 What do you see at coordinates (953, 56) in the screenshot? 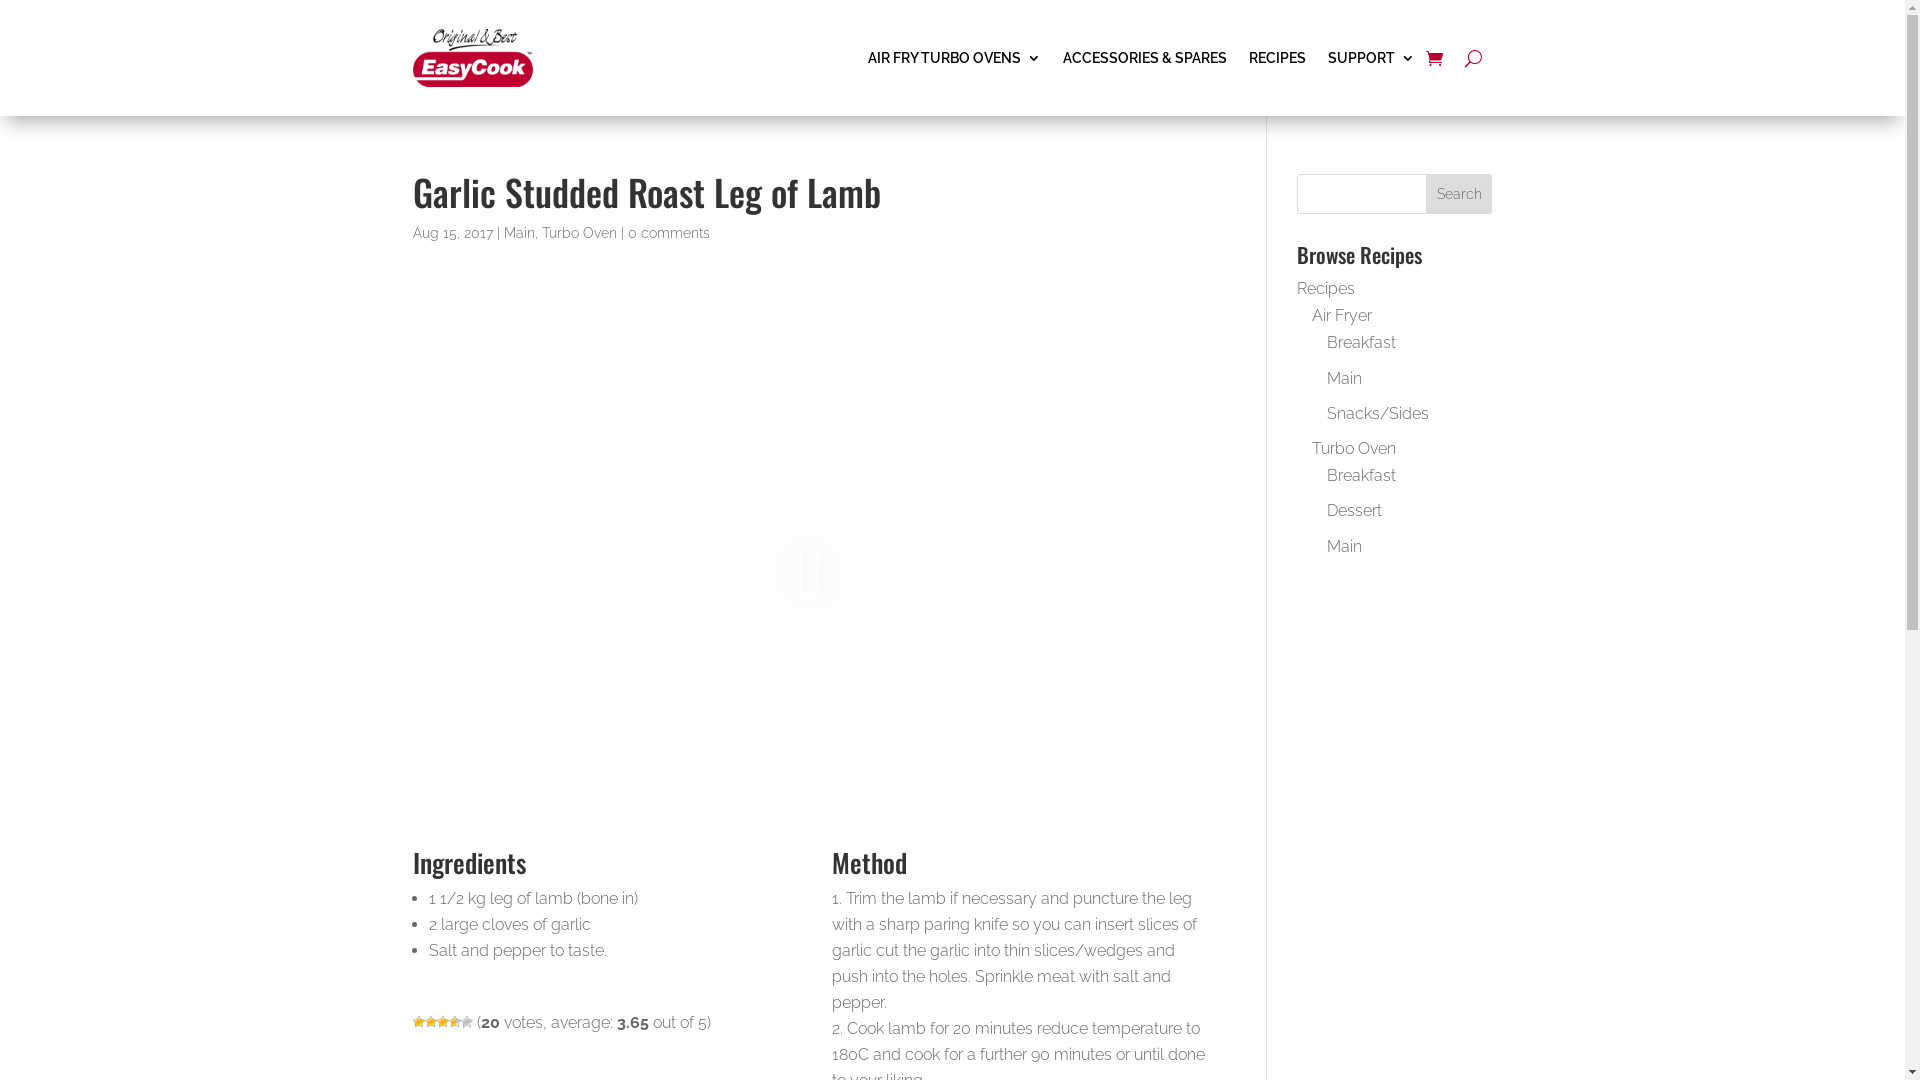
I see `'AIR FRY TURBO OVENS'` at bounding box center [953, 56].